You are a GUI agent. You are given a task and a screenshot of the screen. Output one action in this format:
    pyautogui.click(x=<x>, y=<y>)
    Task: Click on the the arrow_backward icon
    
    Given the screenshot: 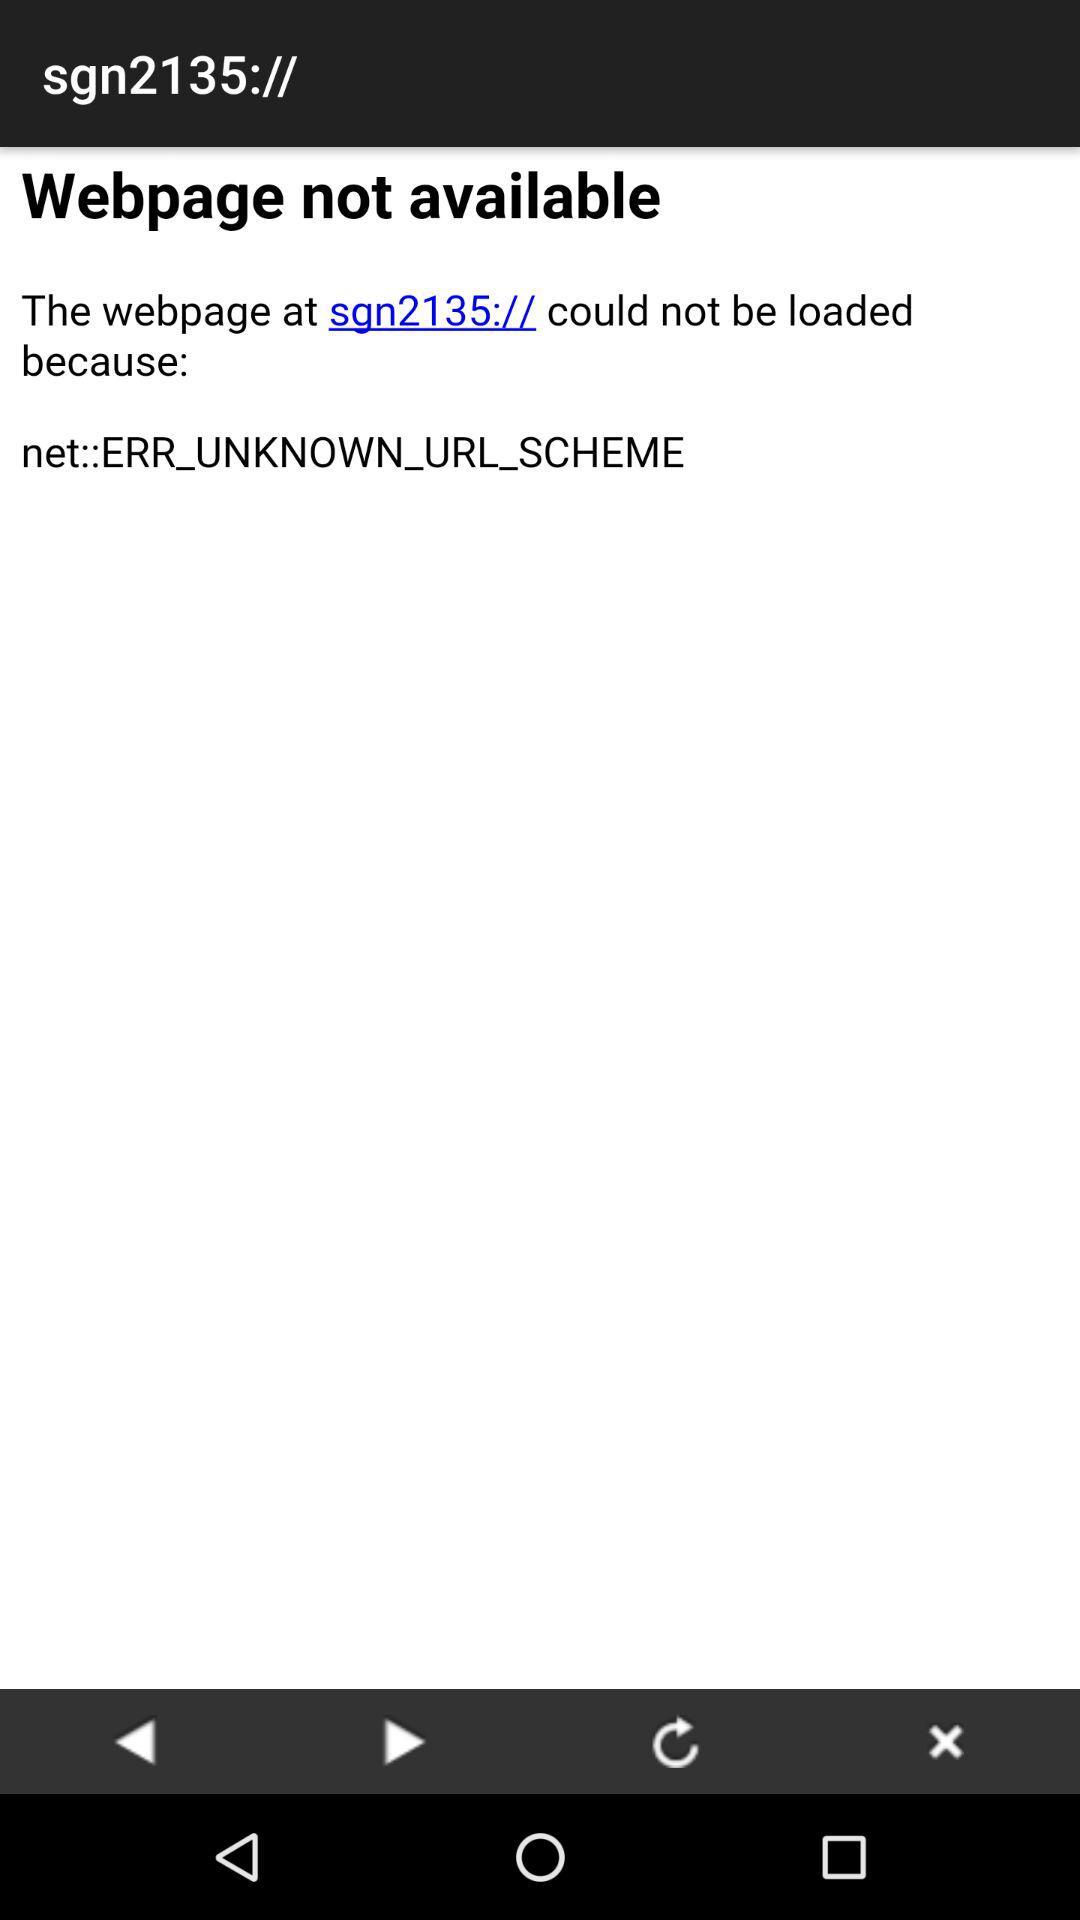 What is the action you would take?
    pyautogui.click(x=135, y=1862)
    